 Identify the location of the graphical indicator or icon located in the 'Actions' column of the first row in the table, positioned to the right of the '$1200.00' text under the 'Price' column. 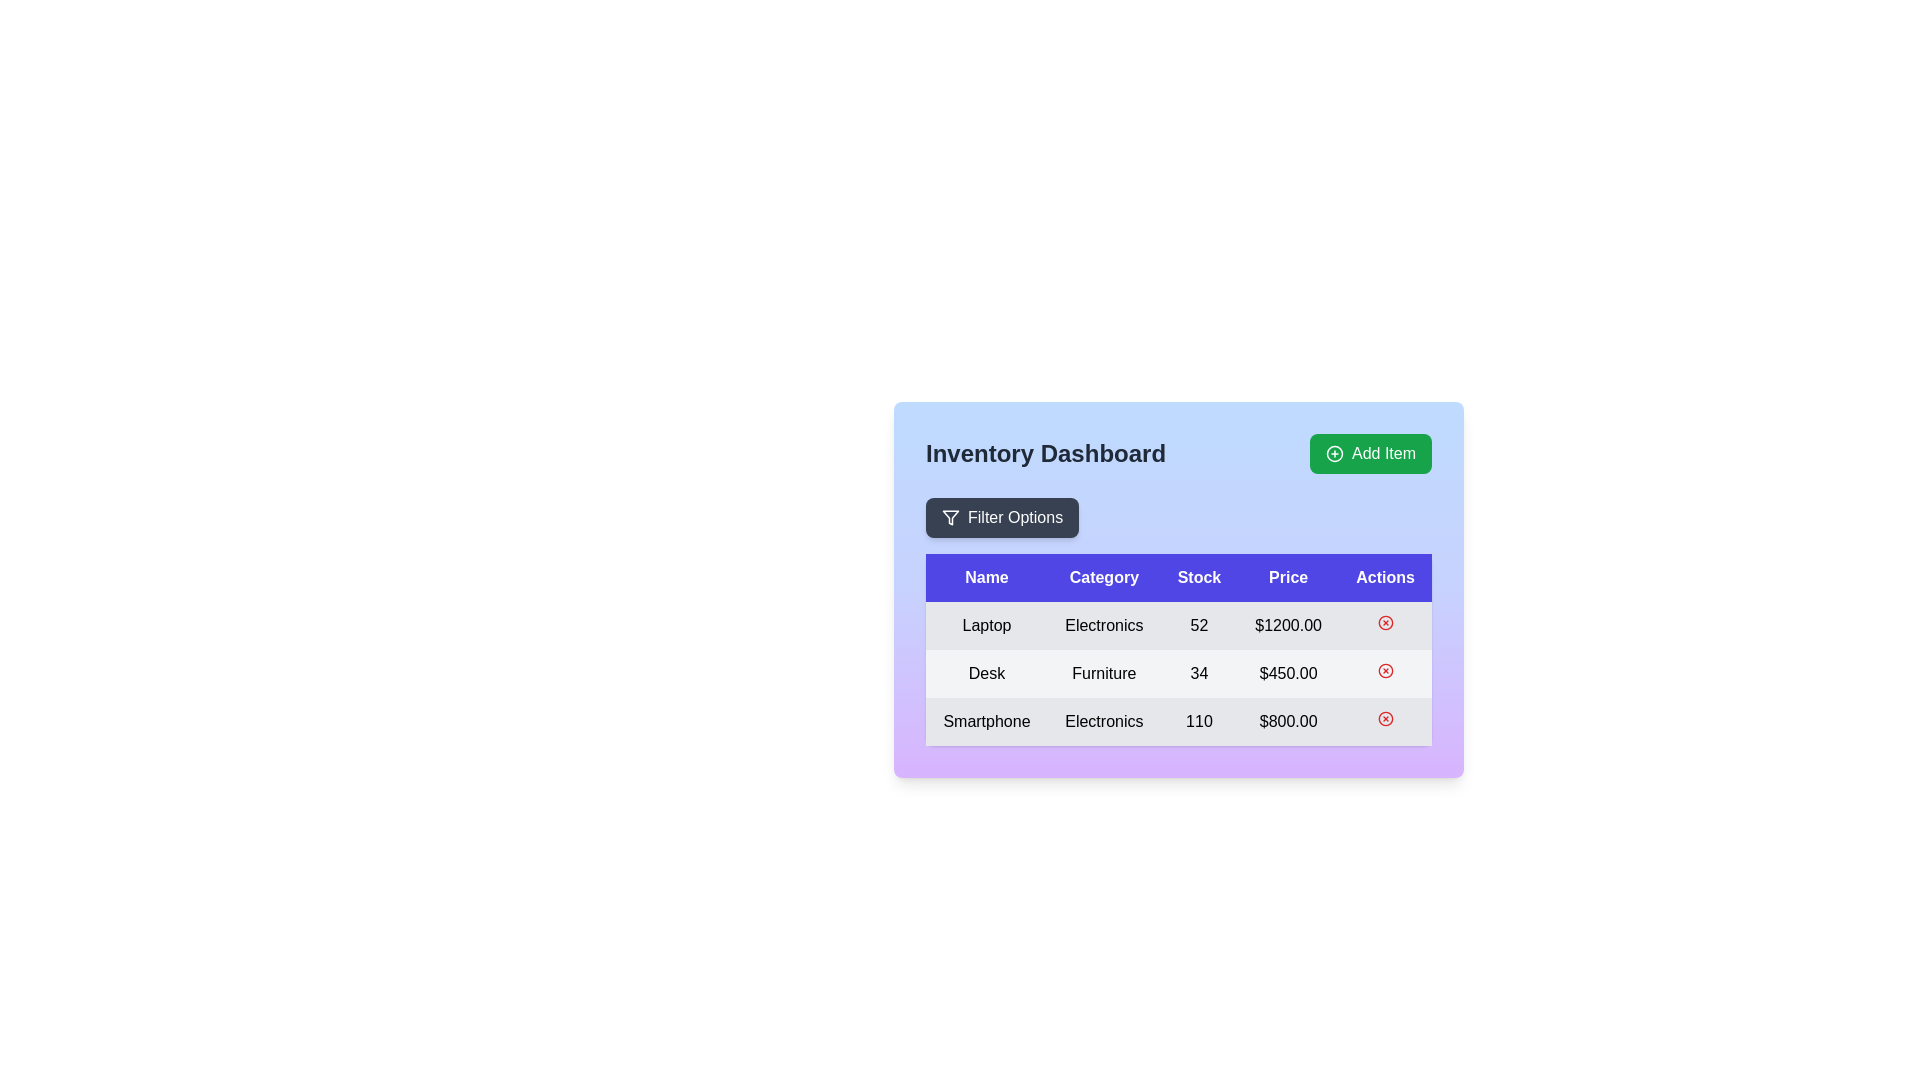
(1384, 624).